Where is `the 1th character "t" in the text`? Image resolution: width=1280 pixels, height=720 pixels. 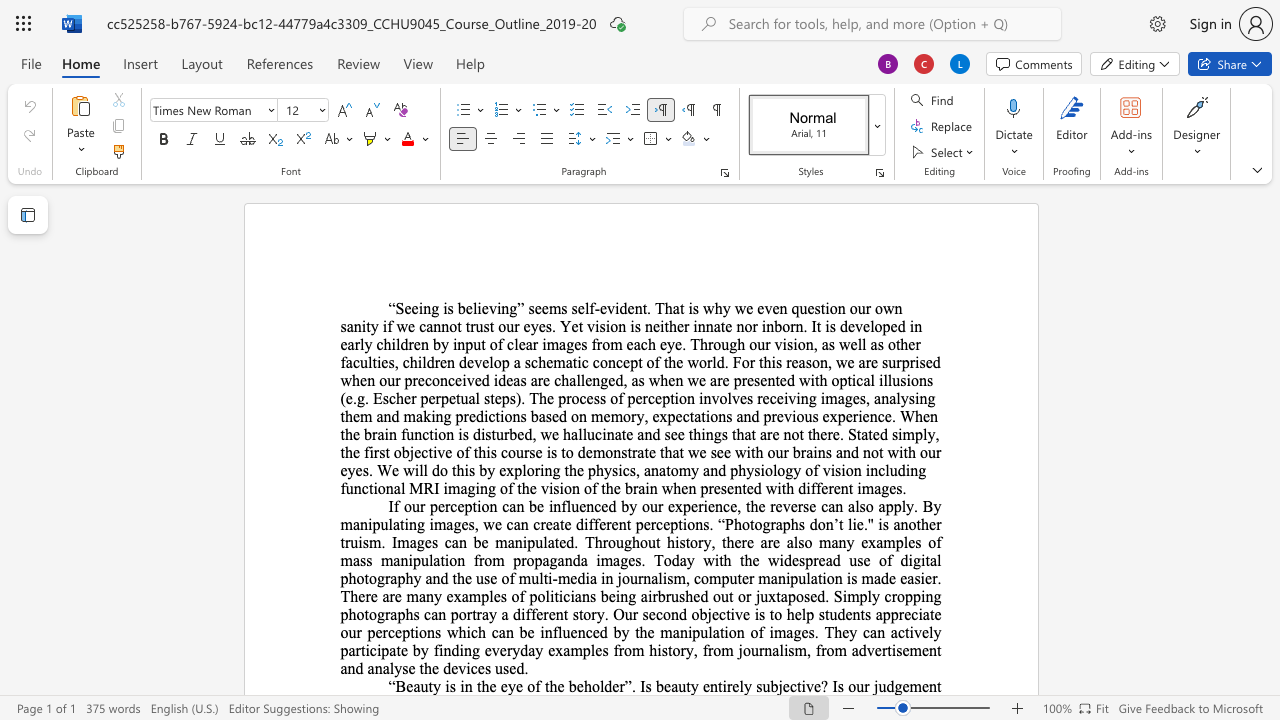
the 1th character "t" in the text is located at coordinates (366, 613).